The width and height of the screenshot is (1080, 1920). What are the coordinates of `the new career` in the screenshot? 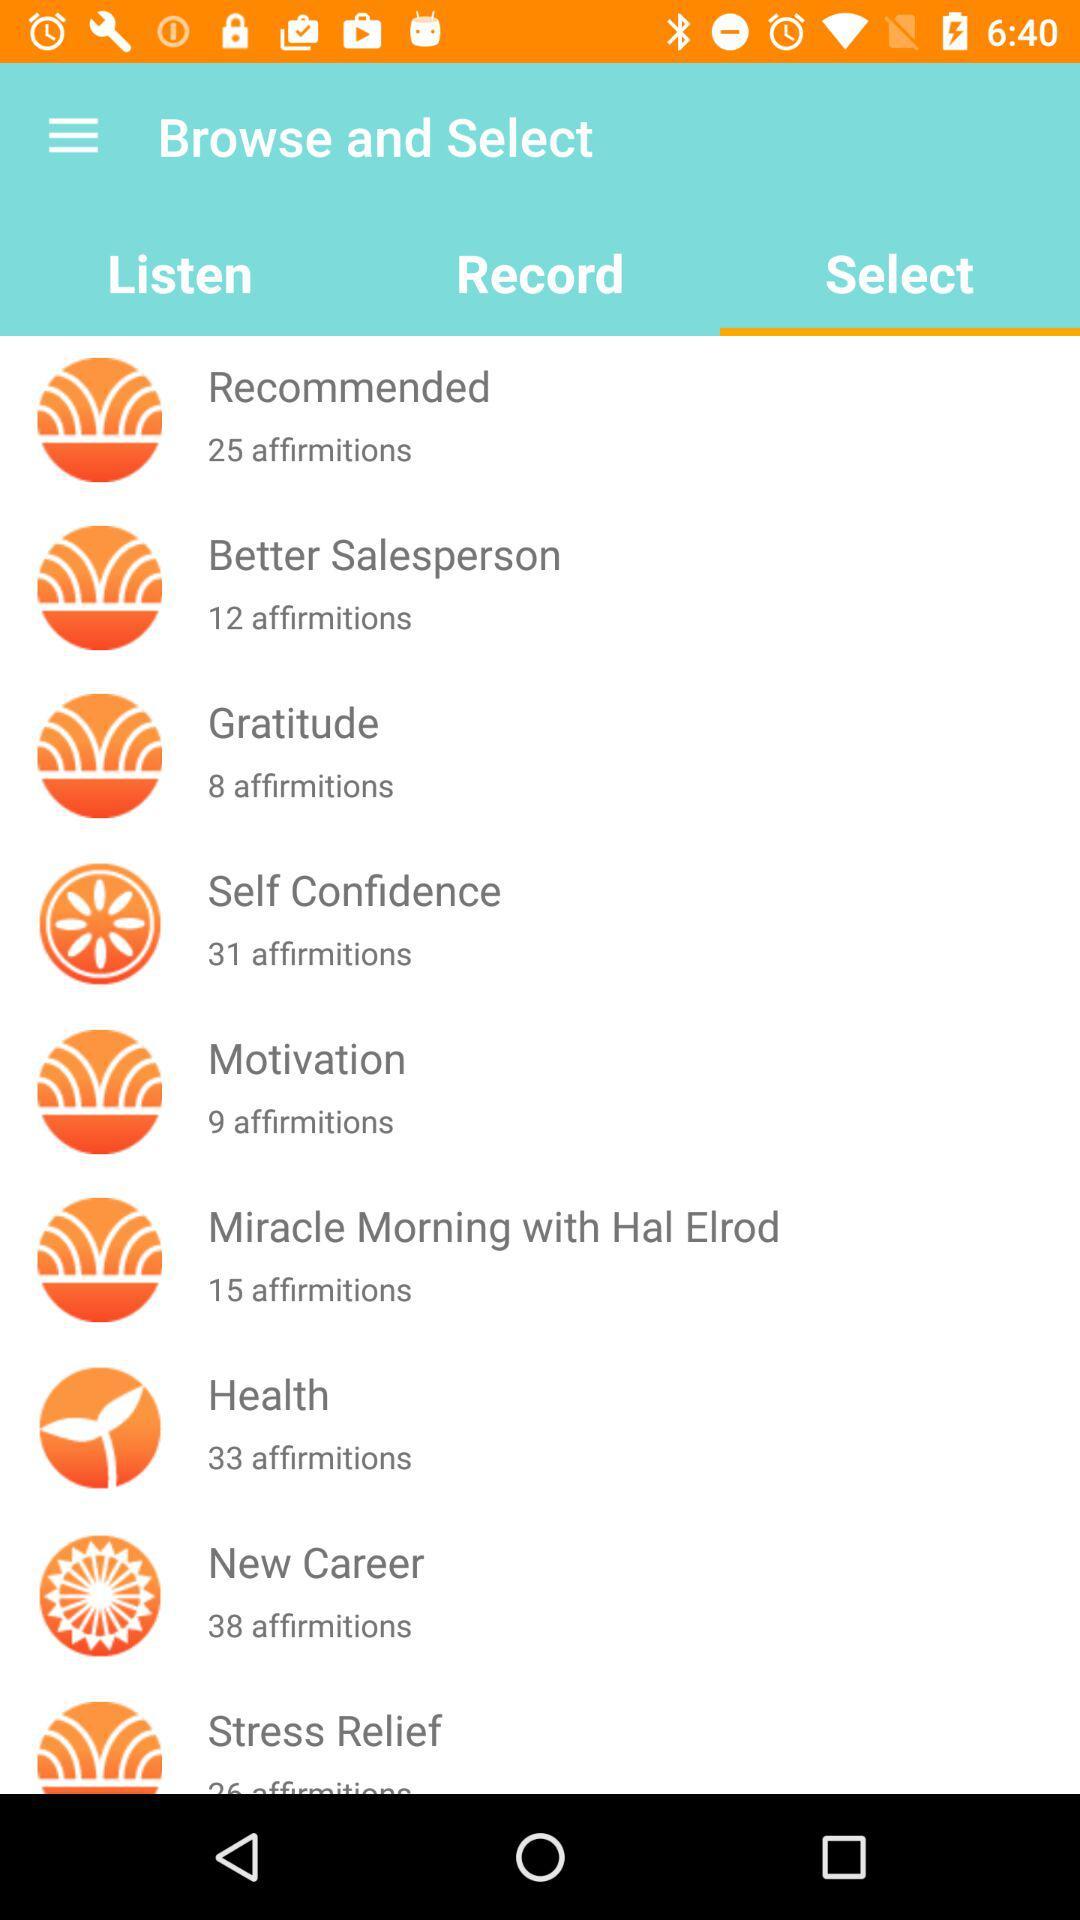 It's located at (639, 1560).